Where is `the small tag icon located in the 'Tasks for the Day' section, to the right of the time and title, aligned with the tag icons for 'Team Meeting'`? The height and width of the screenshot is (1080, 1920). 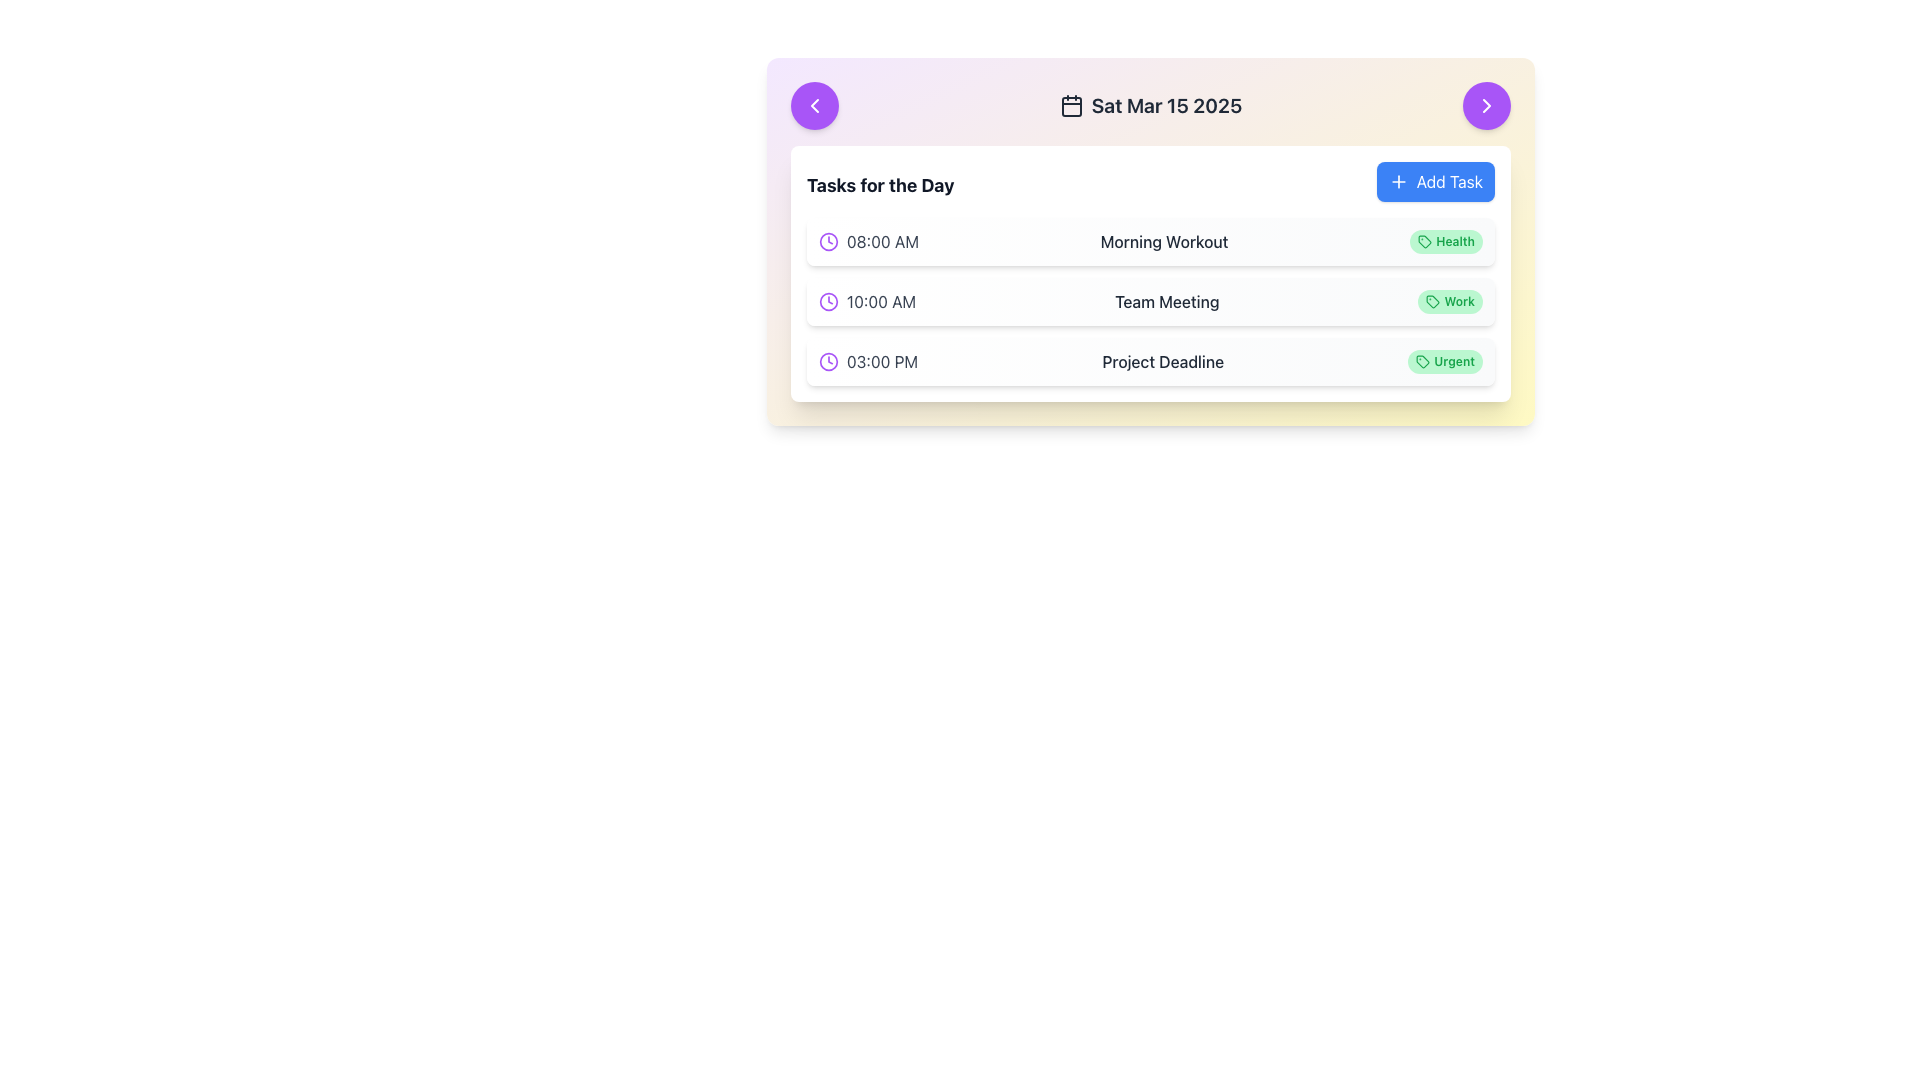 the small tag icon located in the 'Tasks for the Day' section, to the right of the time and title, aligned with the tag icons for 'Team Meeting' is located at coordinates (1432, 301).